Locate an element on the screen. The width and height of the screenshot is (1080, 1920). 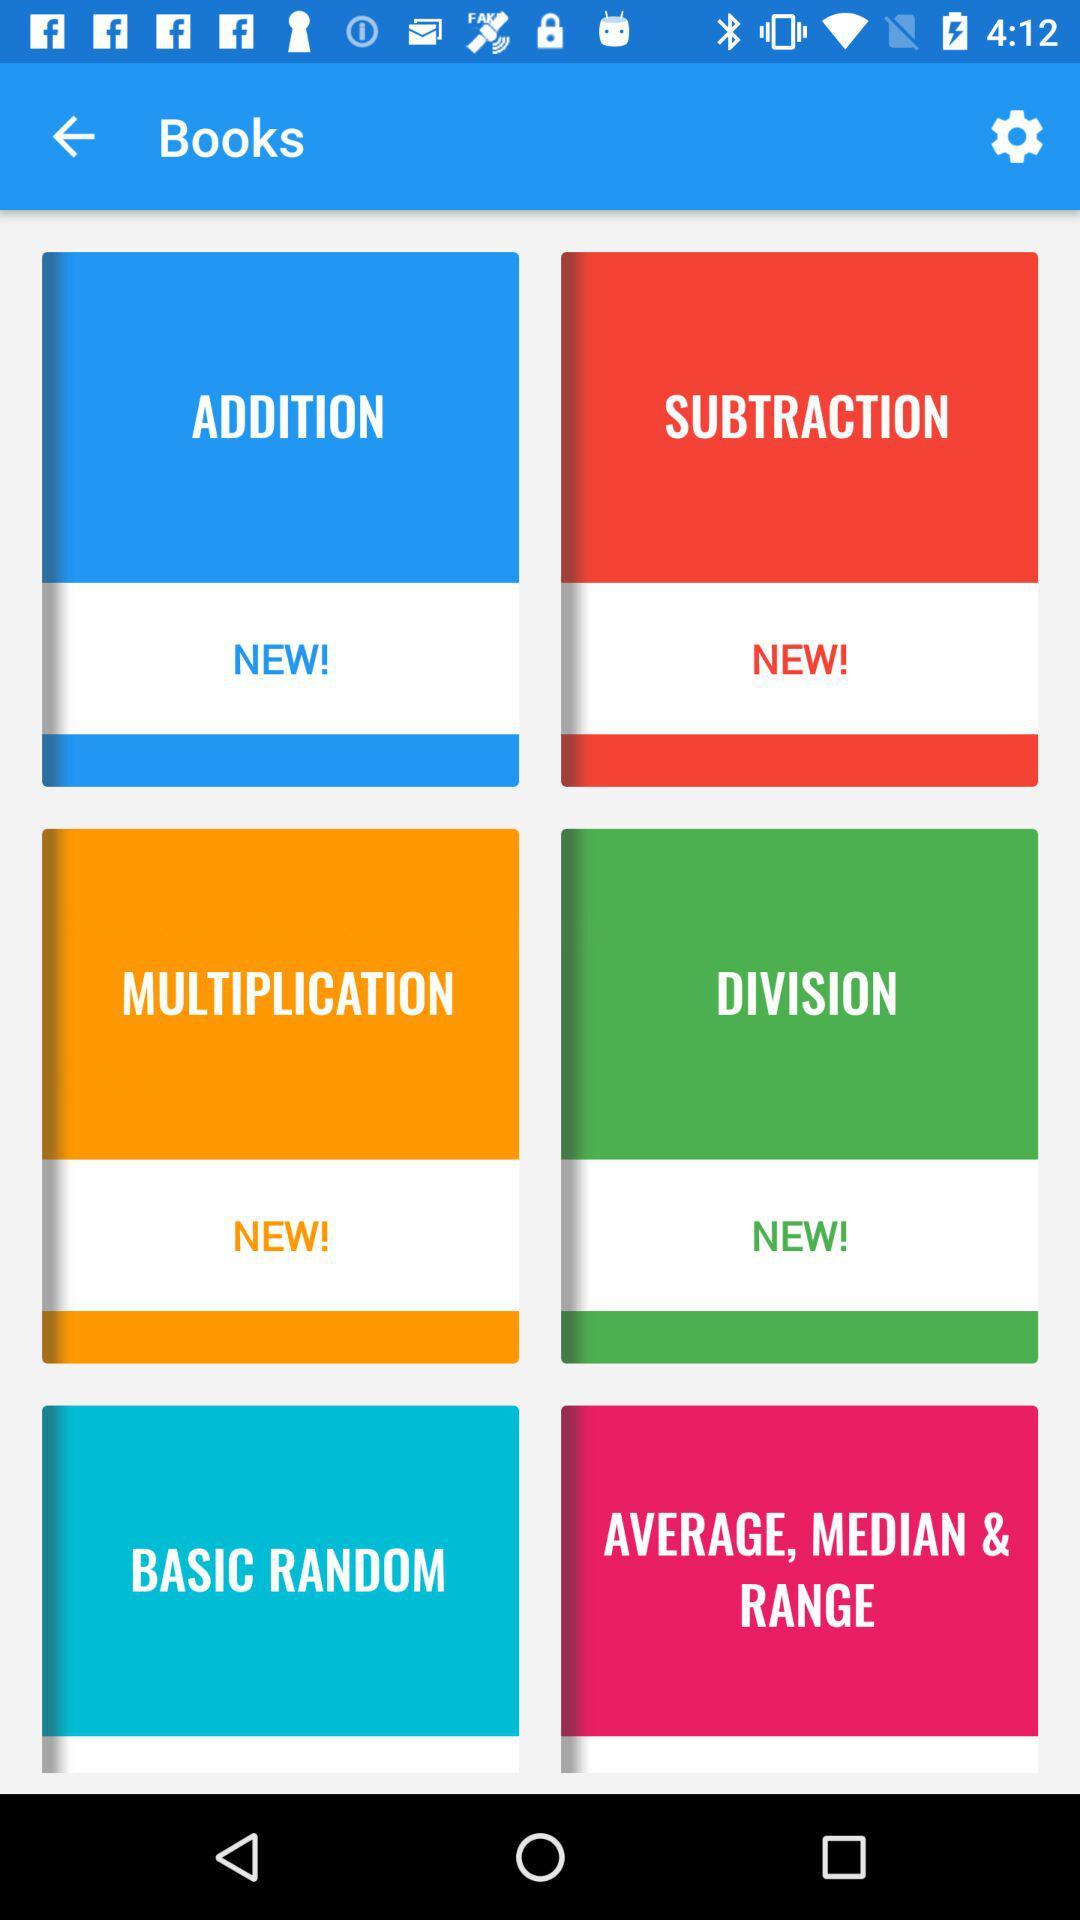
the item next to the books item is located at coordinates (72, 135).